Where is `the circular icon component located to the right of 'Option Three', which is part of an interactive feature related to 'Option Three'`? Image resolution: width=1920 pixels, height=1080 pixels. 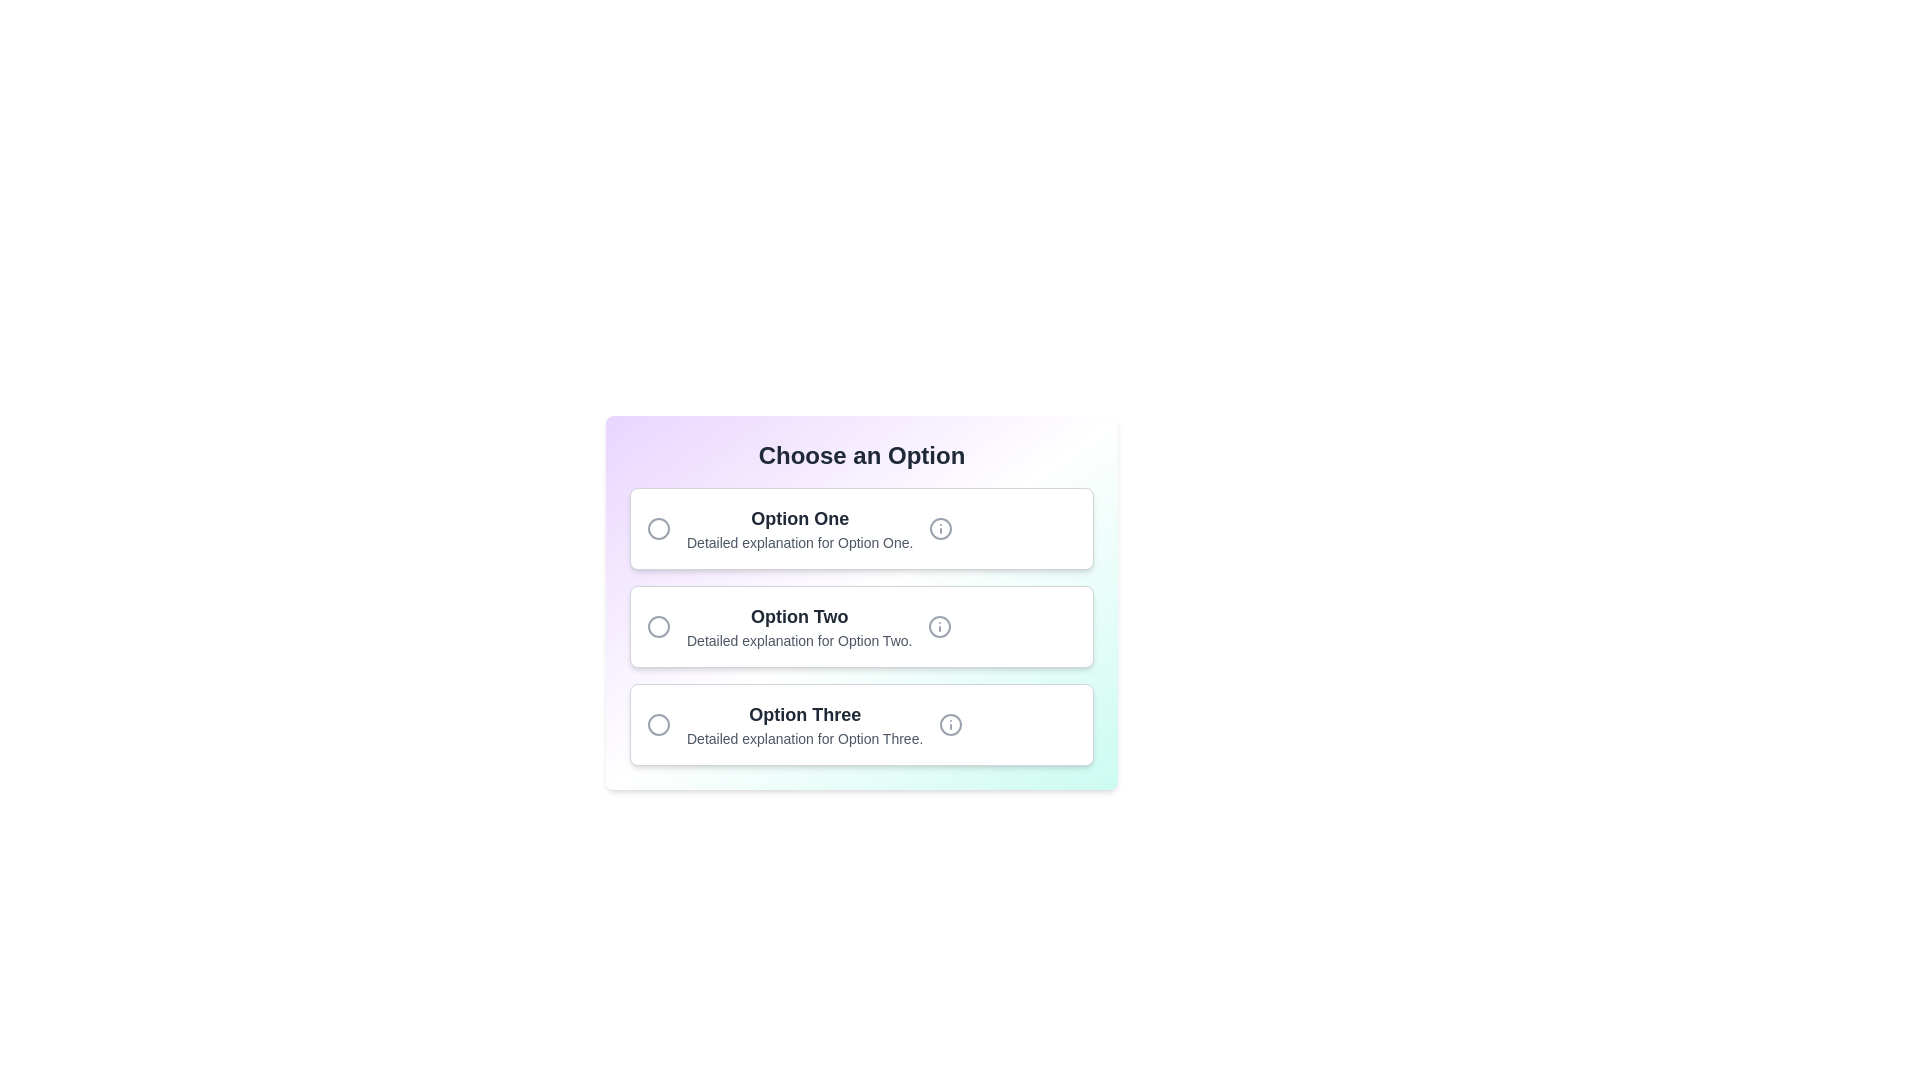 the circular icon component located to the right of 'Option Three', which is part of an interactive feature related to 'Option Three' is located at coordinates (950, 725).